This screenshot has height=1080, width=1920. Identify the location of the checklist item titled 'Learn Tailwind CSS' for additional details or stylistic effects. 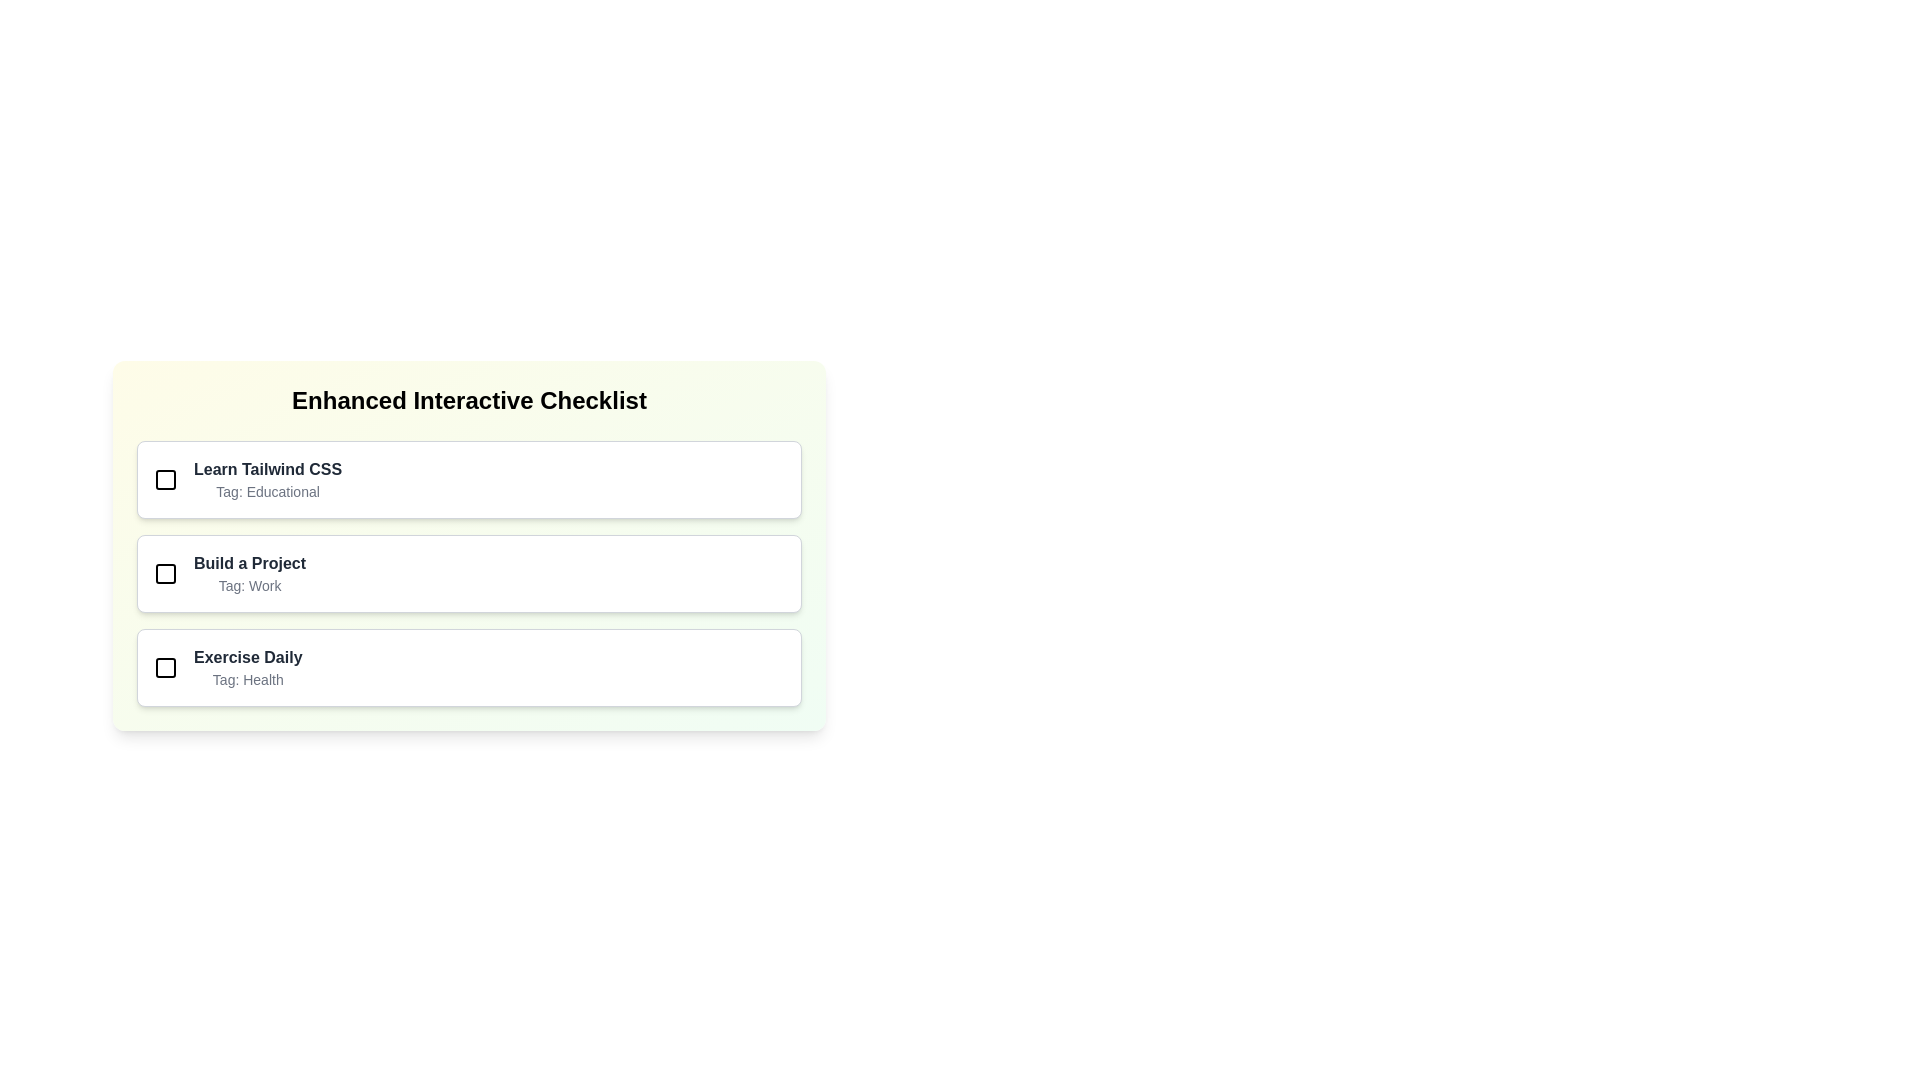
(468, 479).